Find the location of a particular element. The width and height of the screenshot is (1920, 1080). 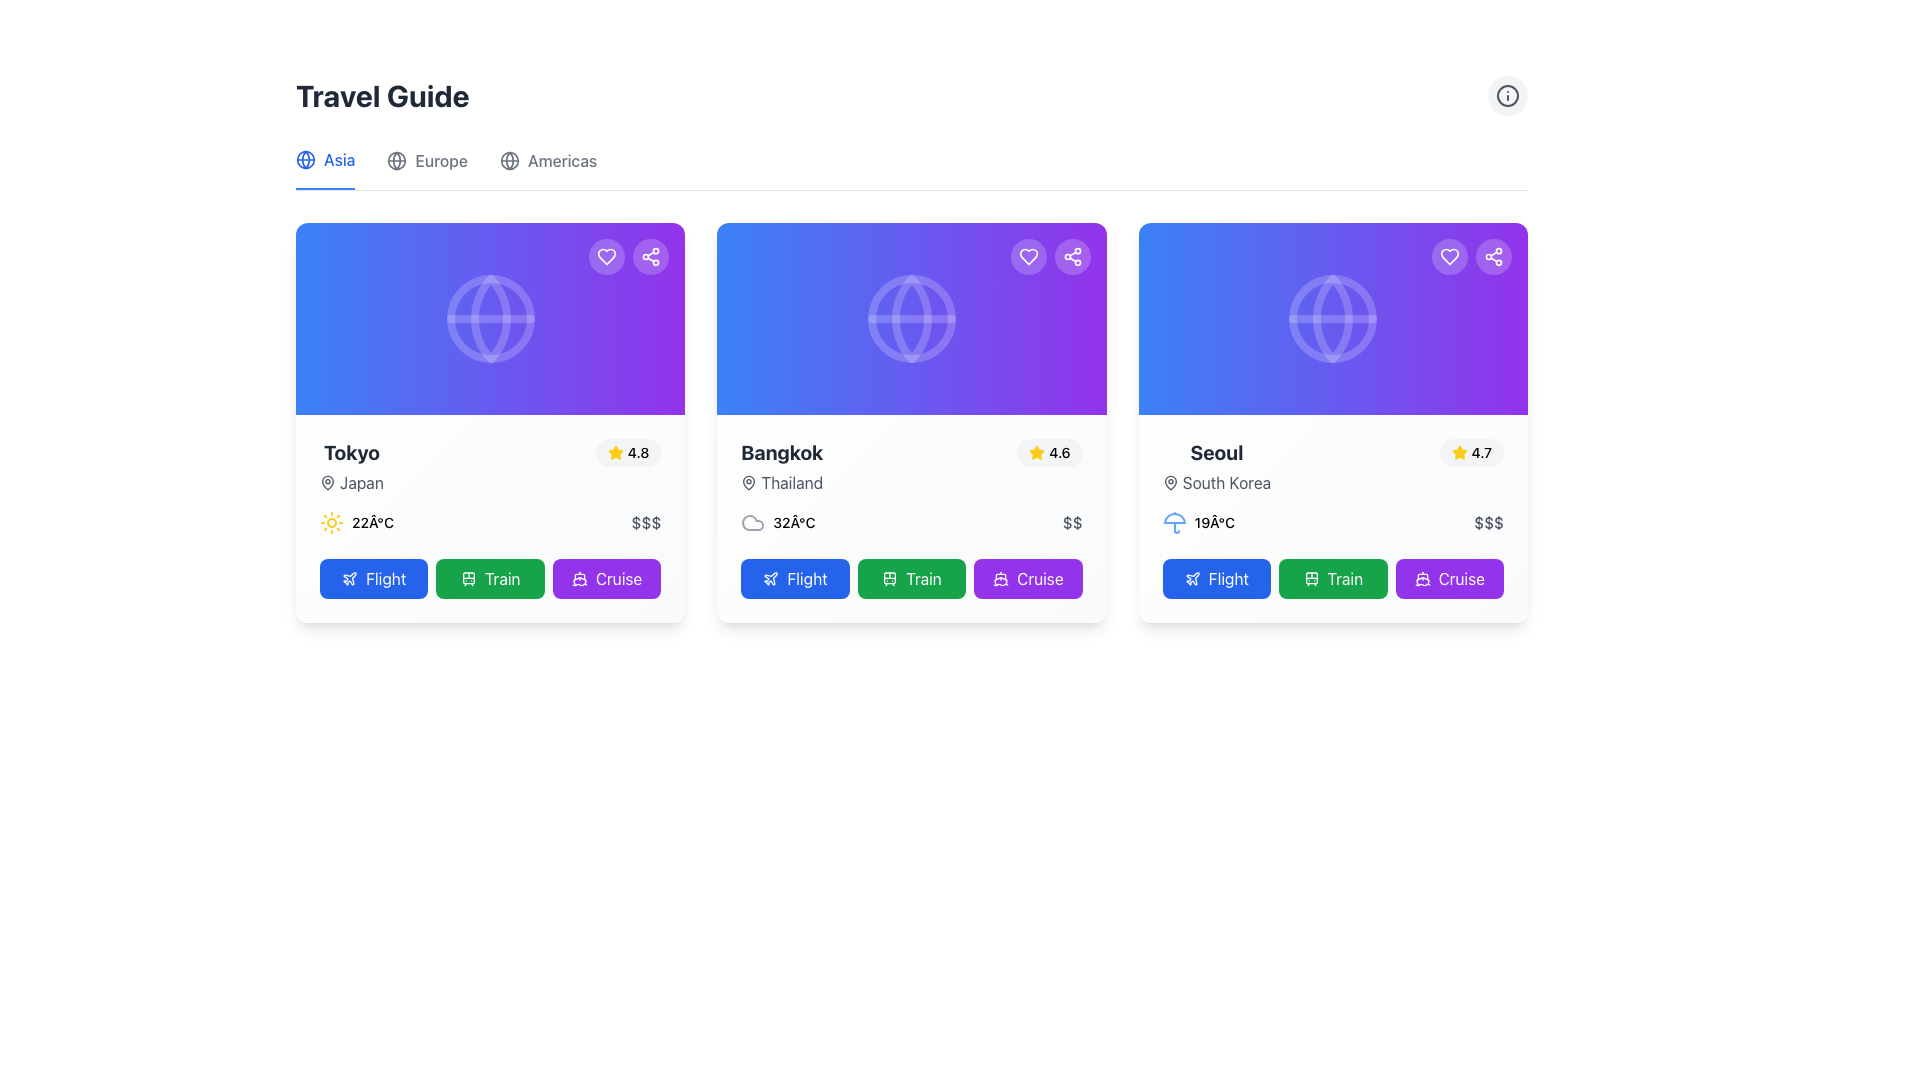

the globe icon located to the left of the 'Americas' label is located at coordinates (509, 160).